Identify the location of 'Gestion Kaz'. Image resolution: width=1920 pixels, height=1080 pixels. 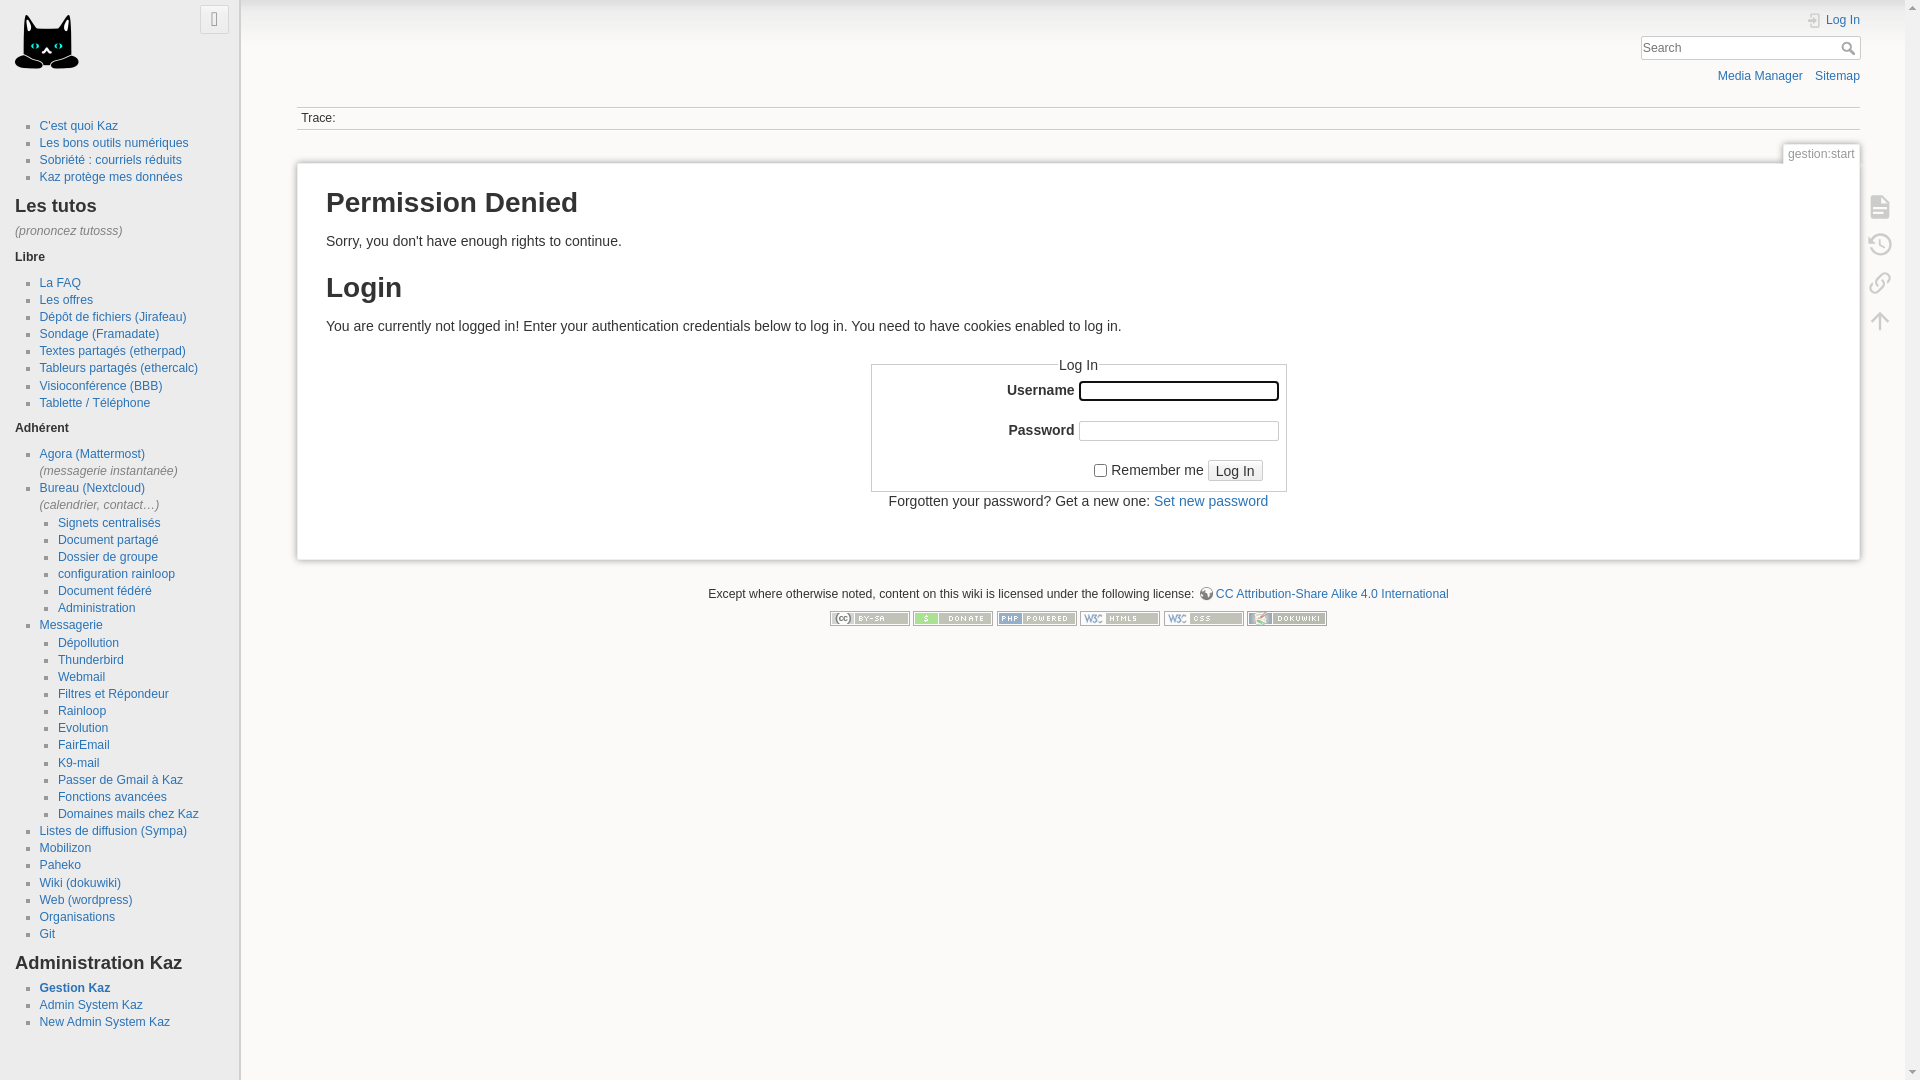
(75, 986).